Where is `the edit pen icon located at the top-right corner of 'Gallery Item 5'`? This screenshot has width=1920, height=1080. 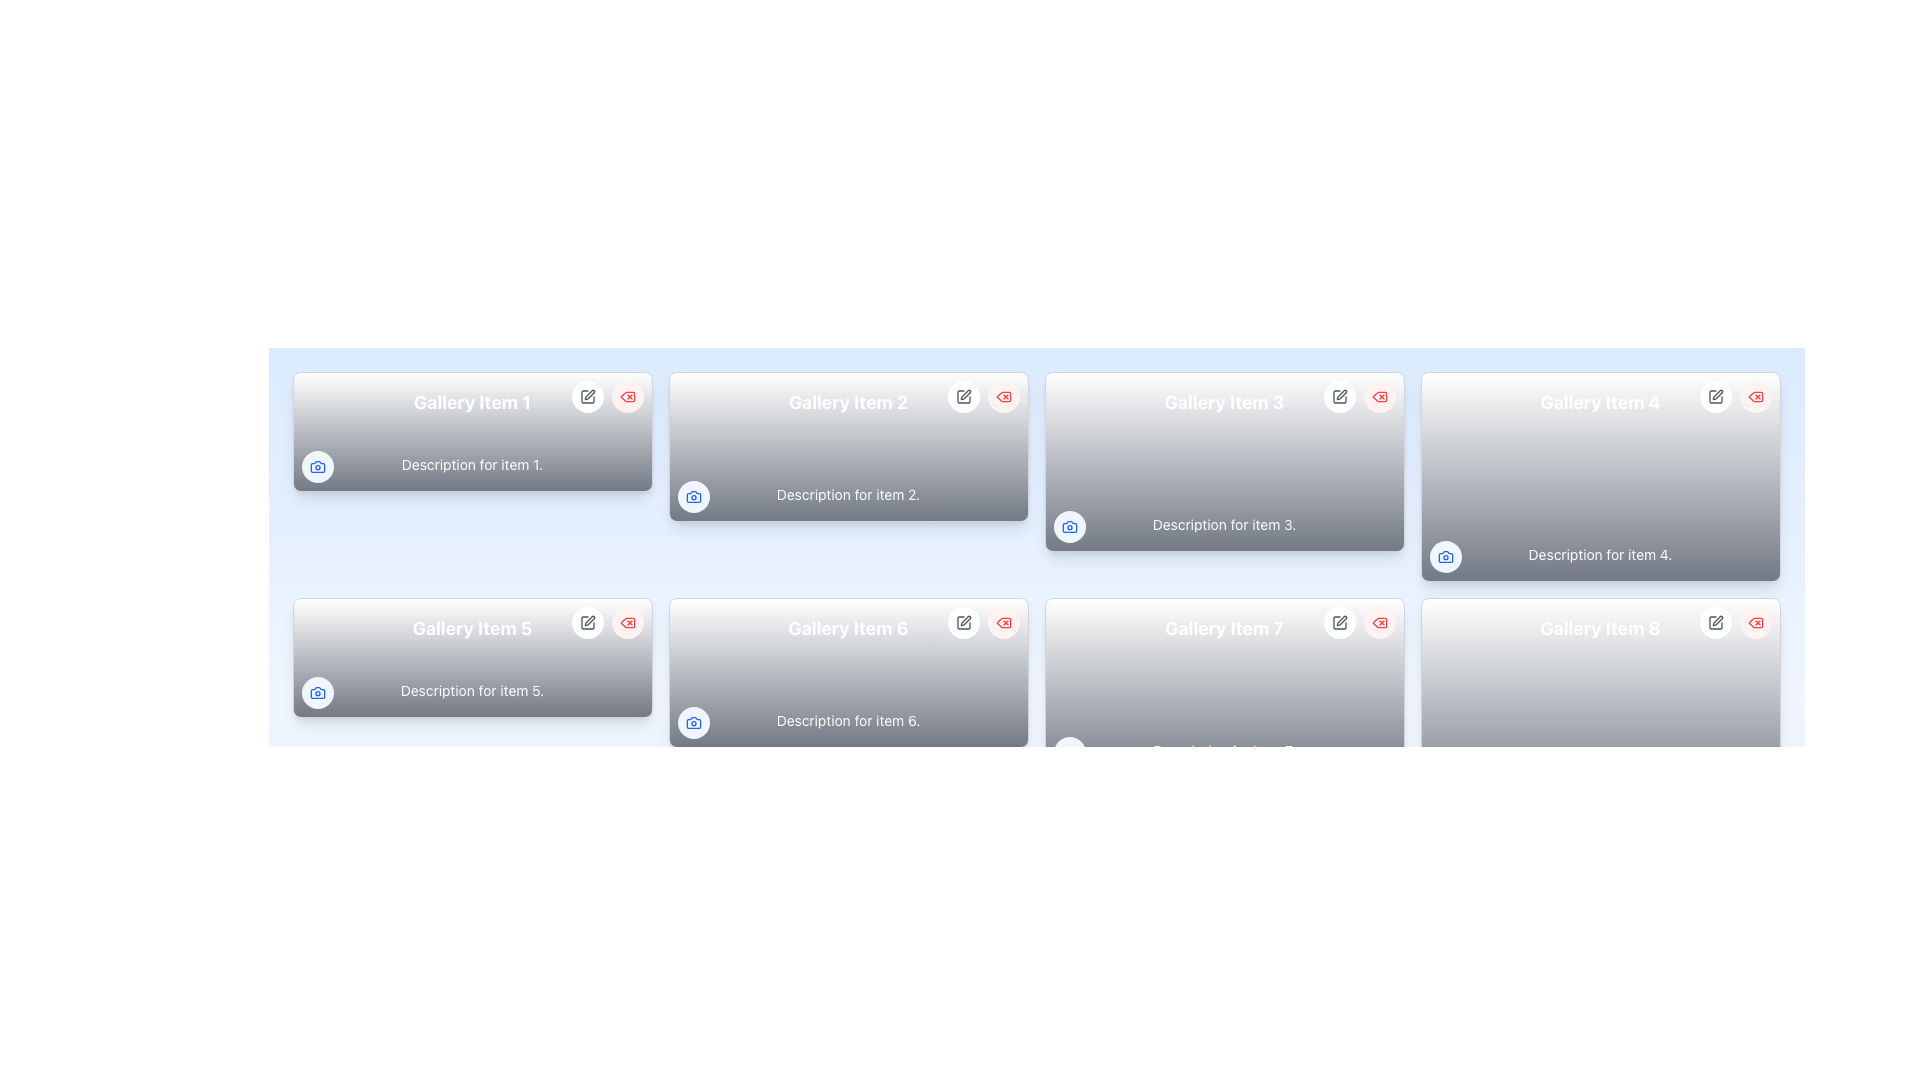
the edit pen icon located at the top-right corner of 'Gallery Item 5' is located at coordinates (588, 620).